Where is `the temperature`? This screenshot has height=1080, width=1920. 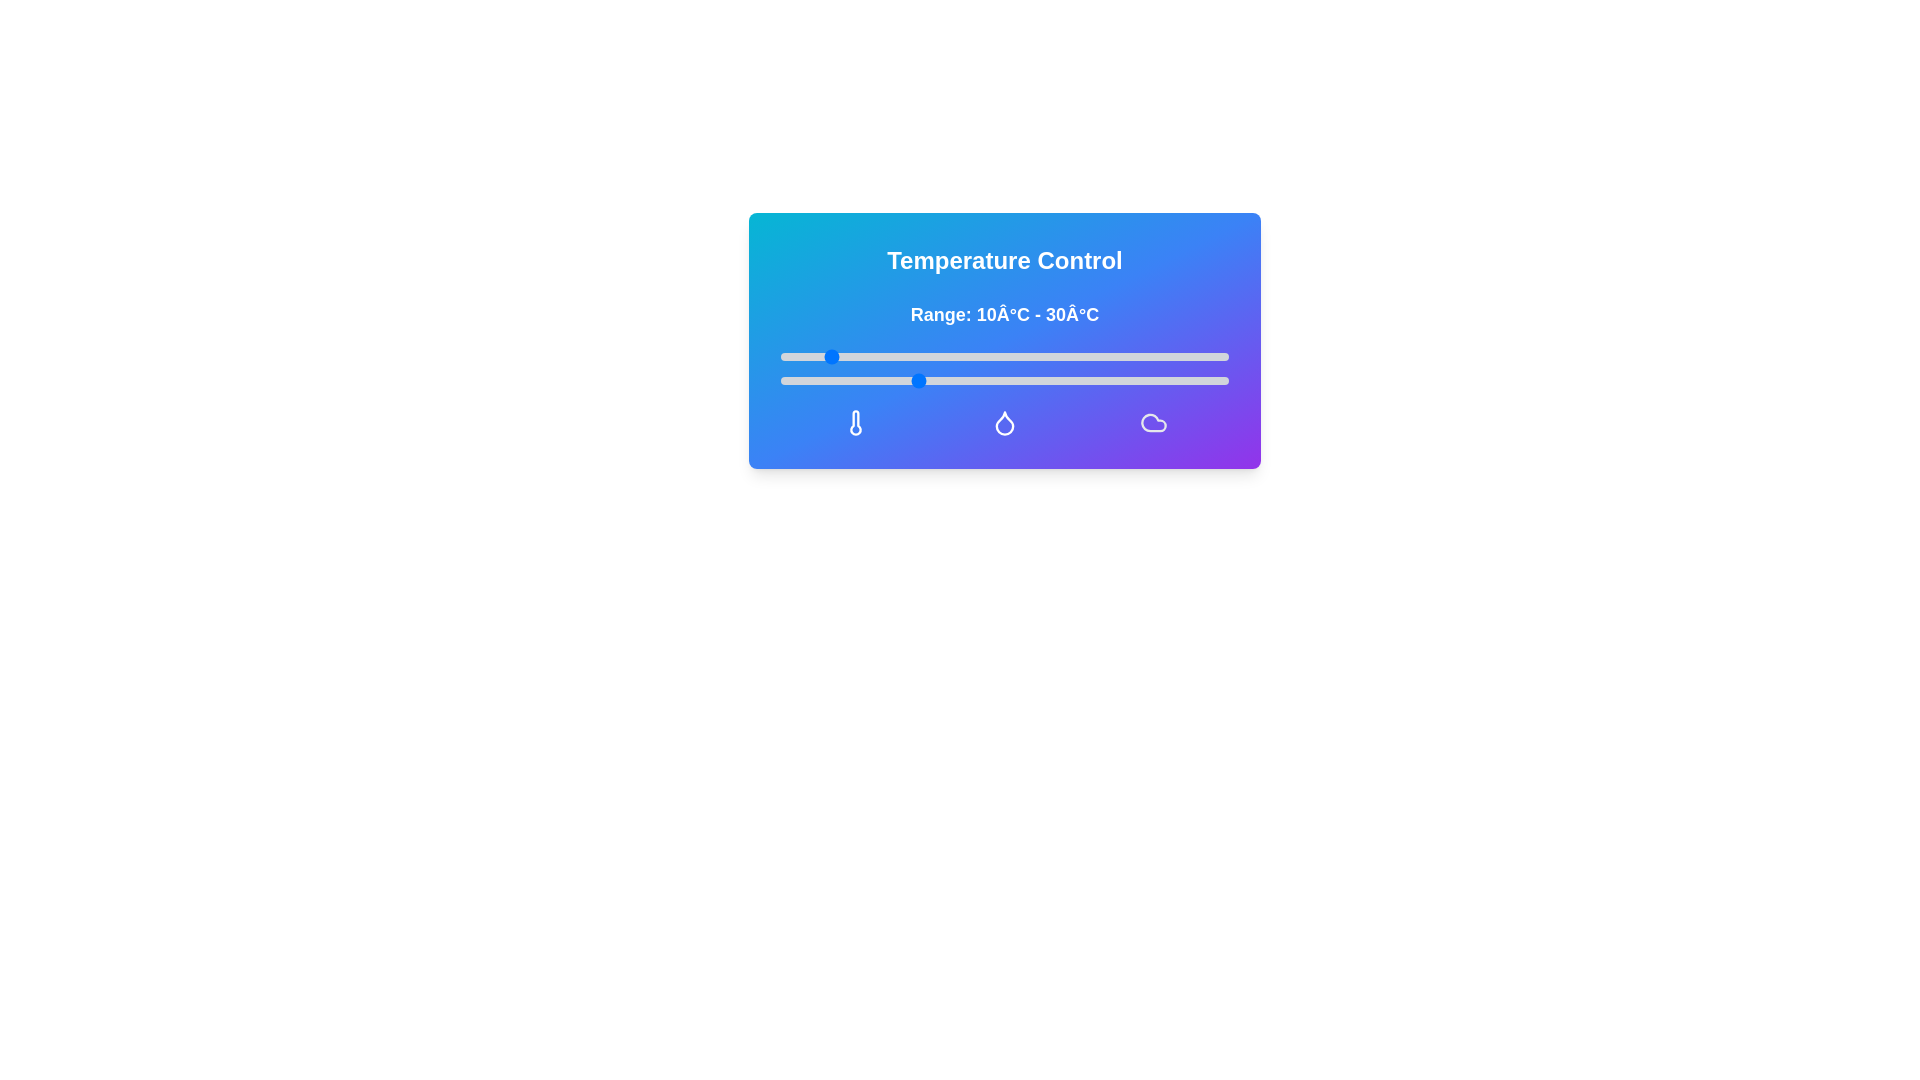
the temperature is located at coordinates (936, 356).